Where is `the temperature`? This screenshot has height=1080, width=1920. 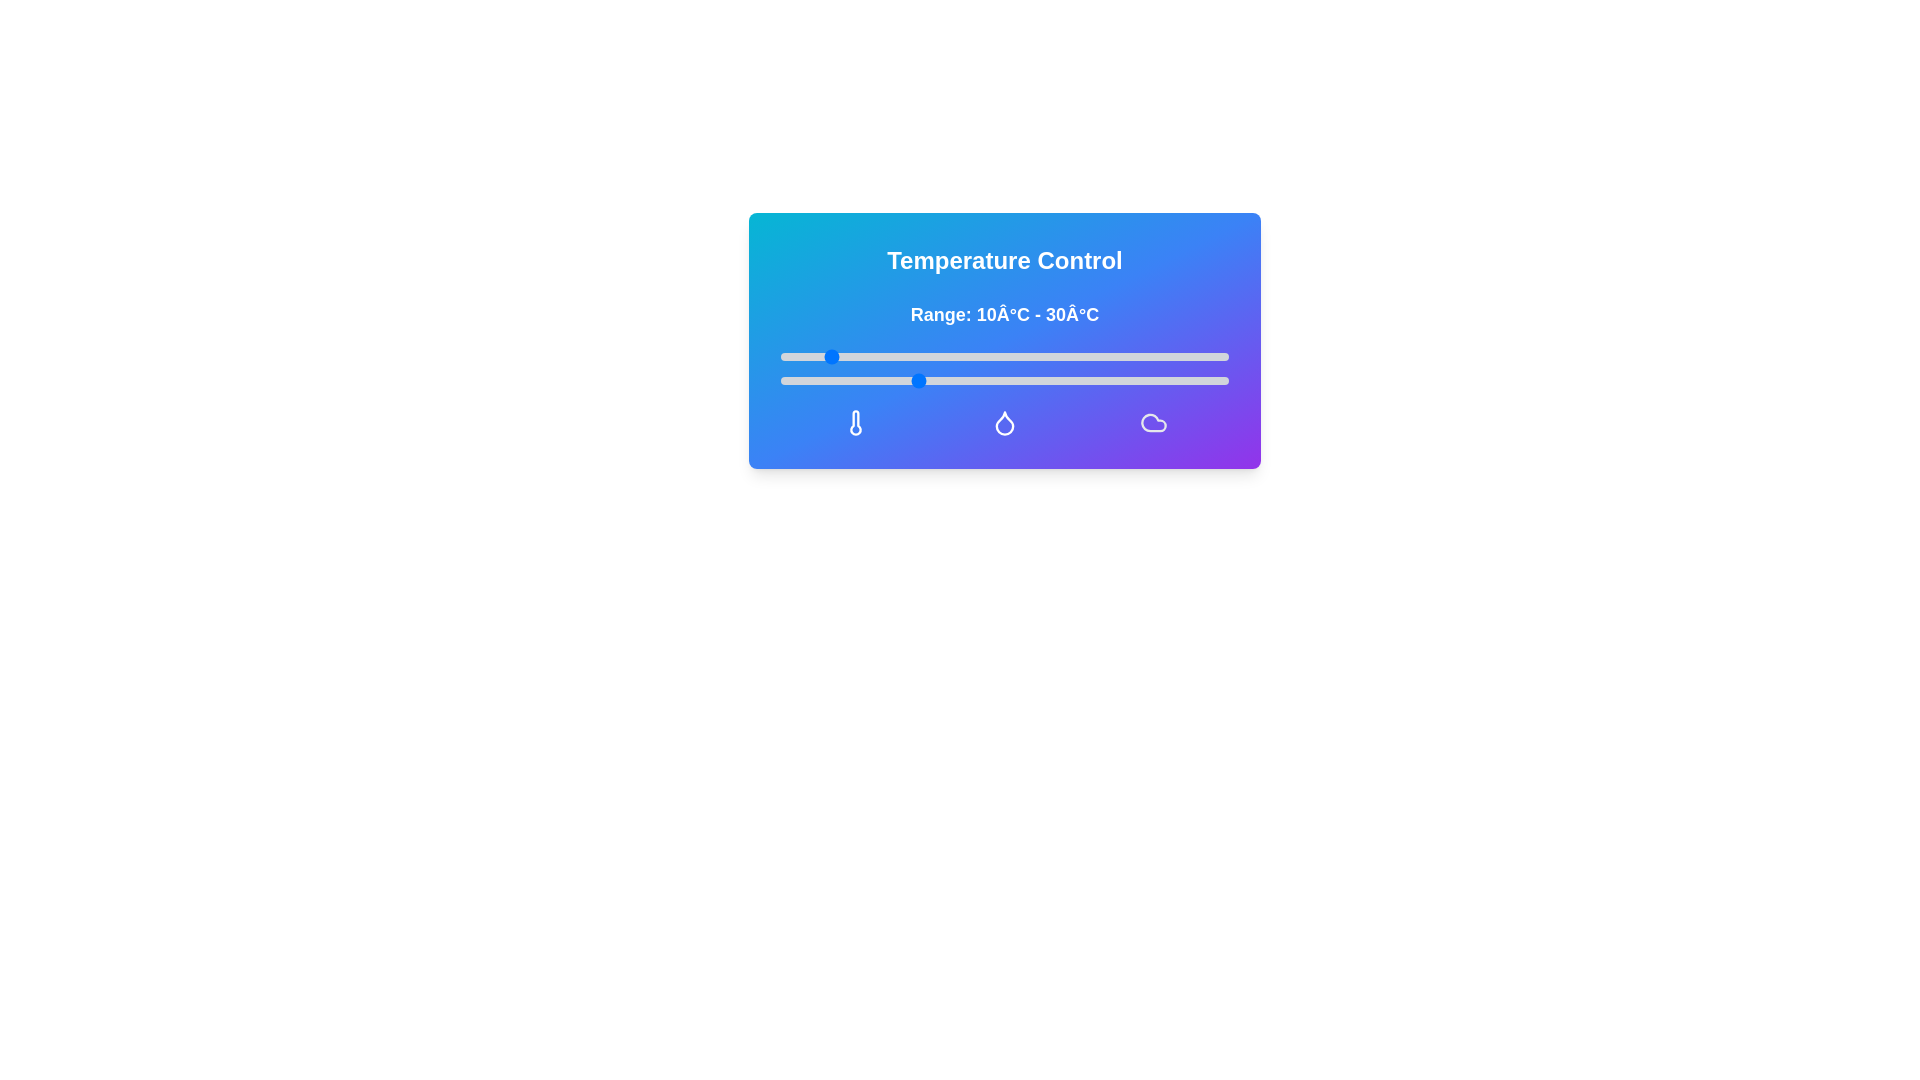
the temperature is located at coordinates (936, 356).